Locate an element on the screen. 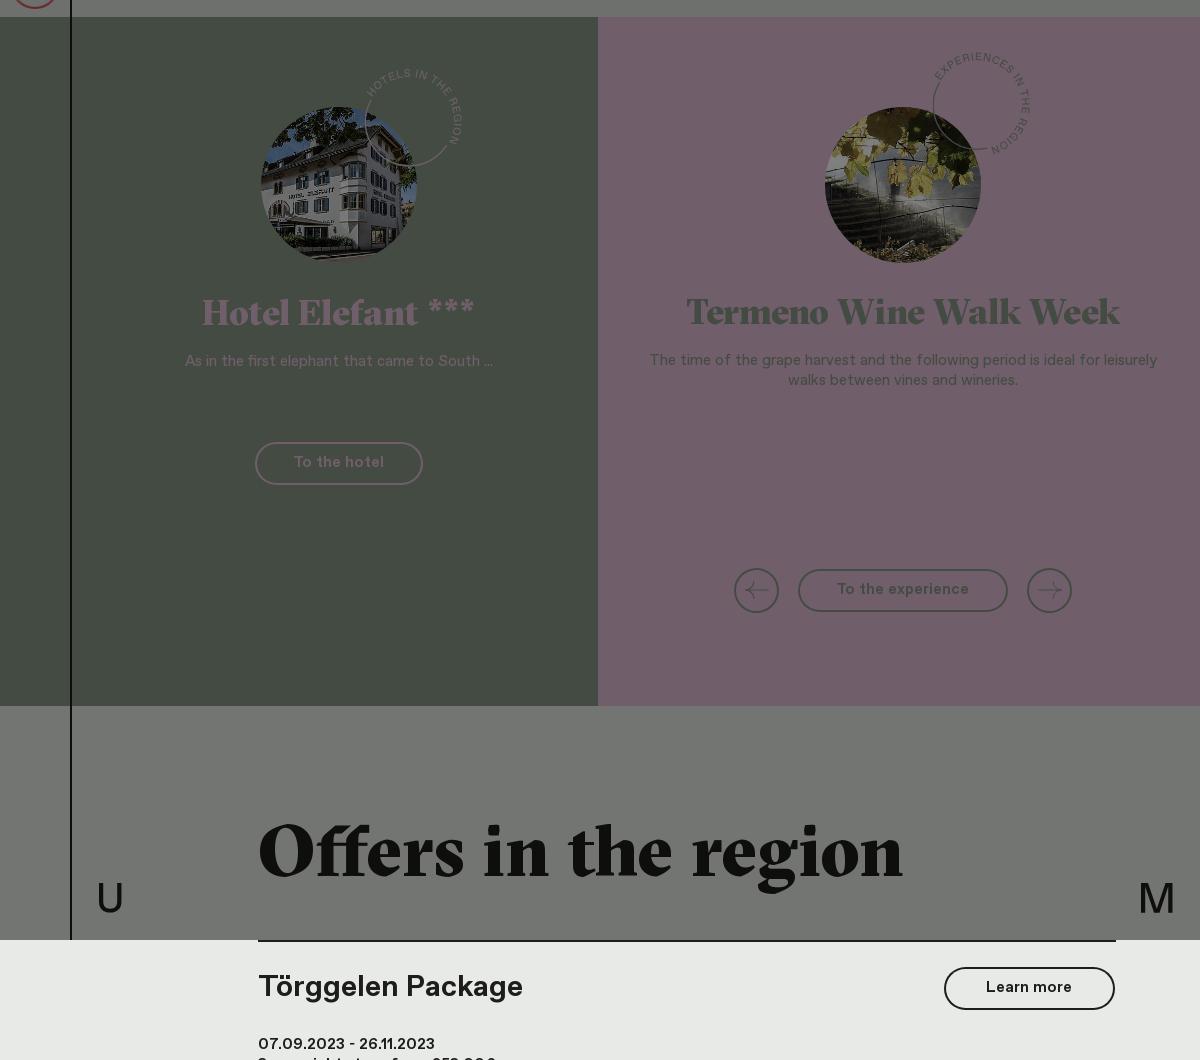  'Törggelen Package' is located at coordinates (390, 985).